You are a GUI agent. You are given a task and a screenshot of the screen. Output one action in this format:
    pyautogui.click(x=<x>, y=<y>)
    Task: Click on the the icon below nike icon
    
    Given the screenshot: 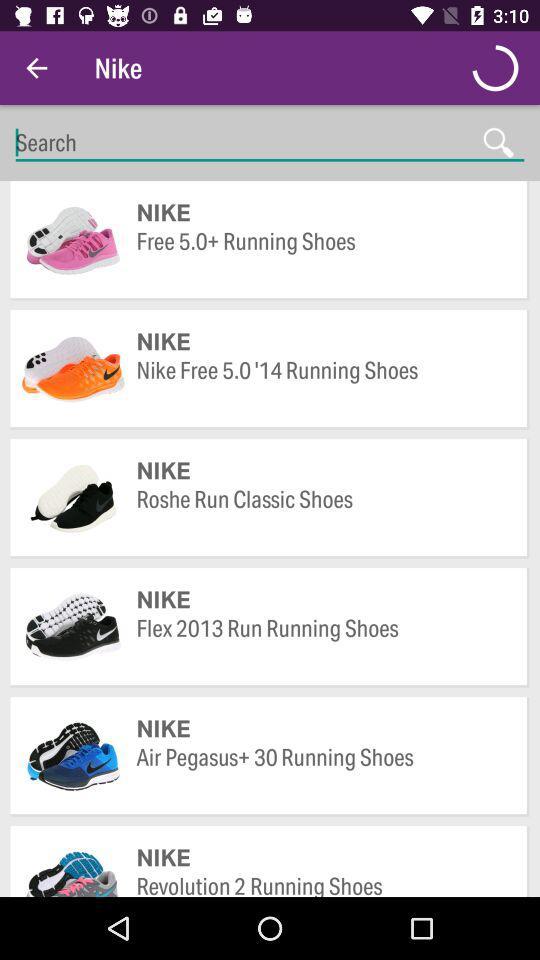 What is the action you would take?
    pyautogui.click(x=322, y=883)
    